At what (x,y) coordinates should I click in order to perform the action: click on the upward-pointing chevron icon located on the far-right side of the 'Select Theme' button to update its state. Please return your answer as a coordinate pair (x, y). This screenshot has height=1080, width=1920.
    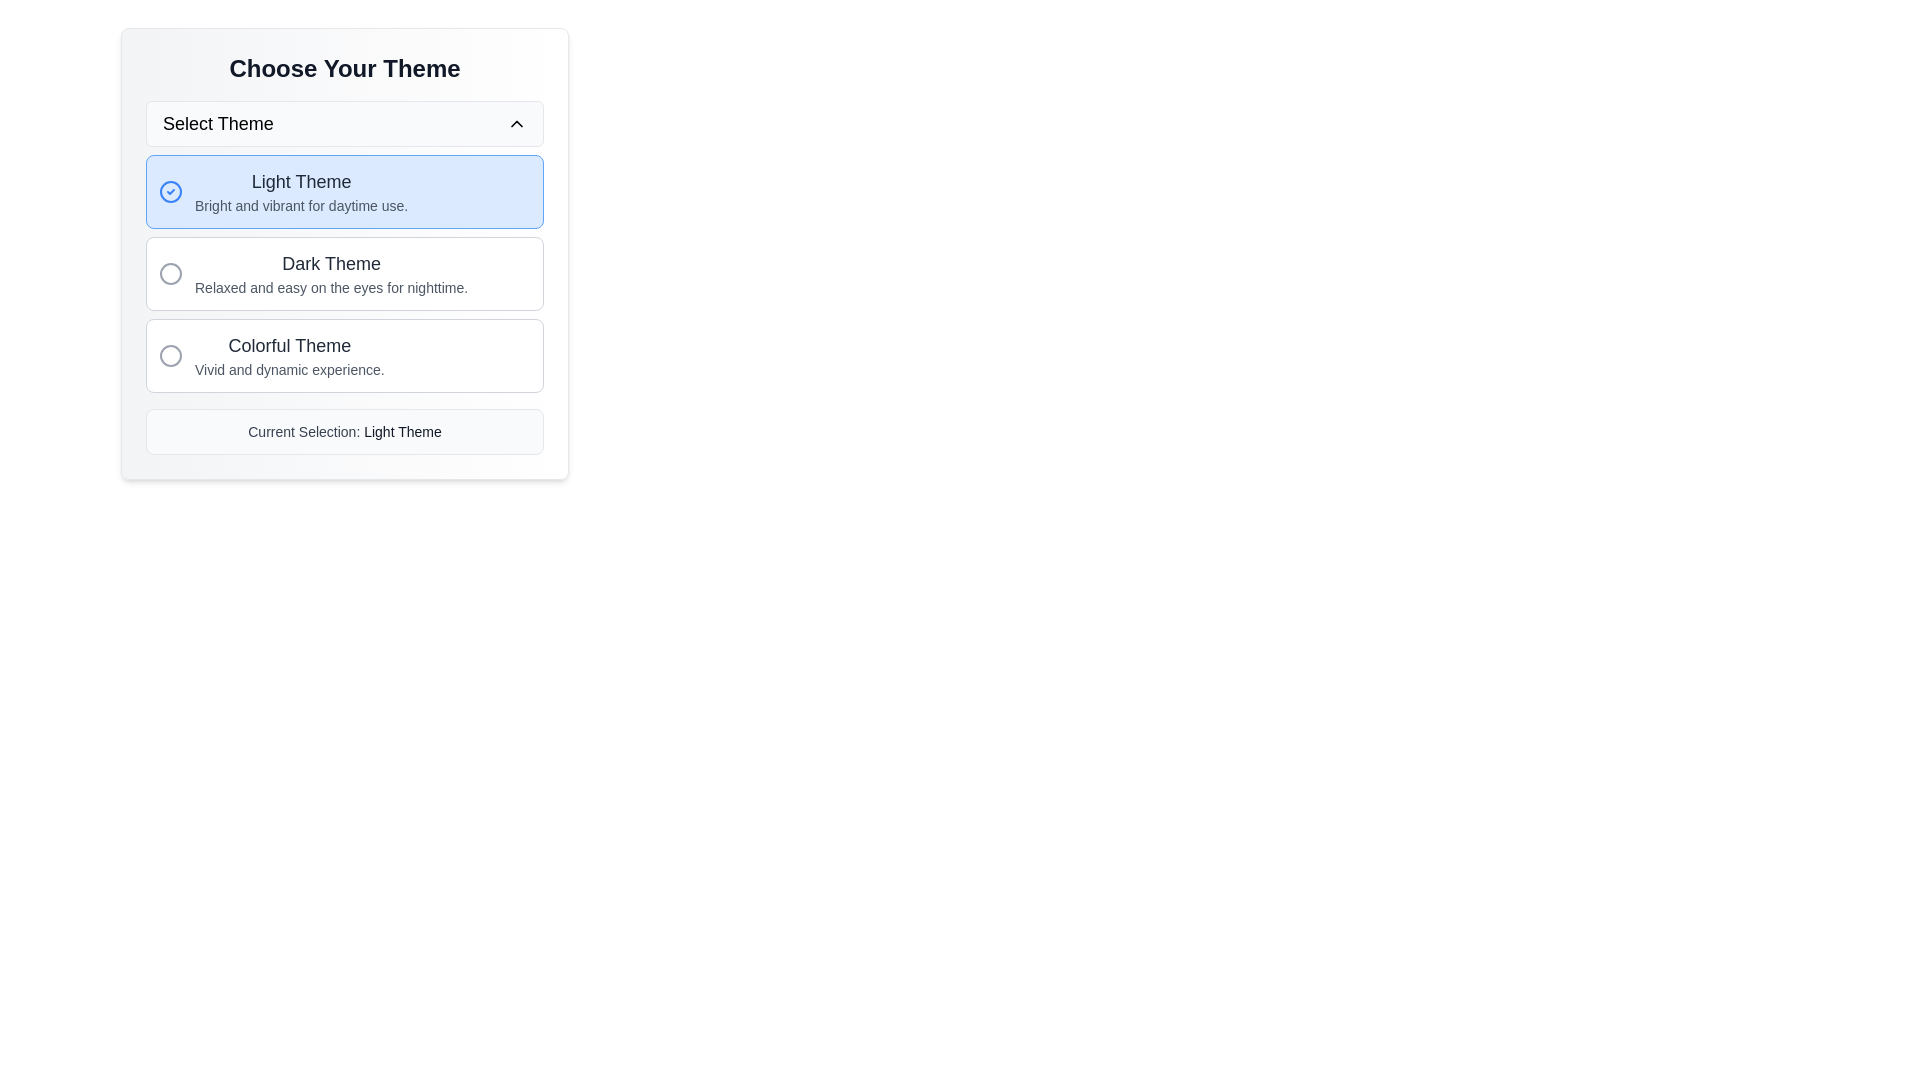
    Looking at the image, I should click on (517, 123).